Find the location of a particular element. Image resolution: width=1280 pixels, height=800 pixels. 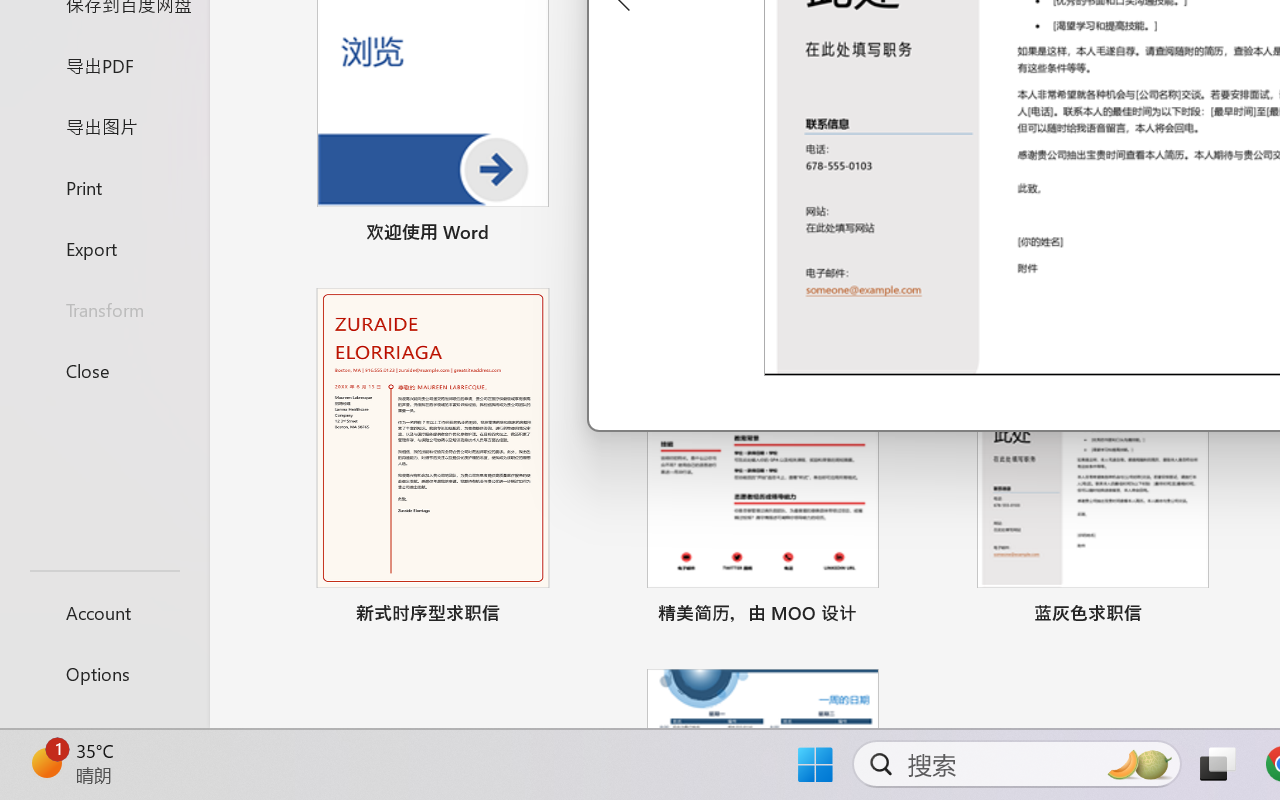

'Export' is located at coordinates (103, 247).